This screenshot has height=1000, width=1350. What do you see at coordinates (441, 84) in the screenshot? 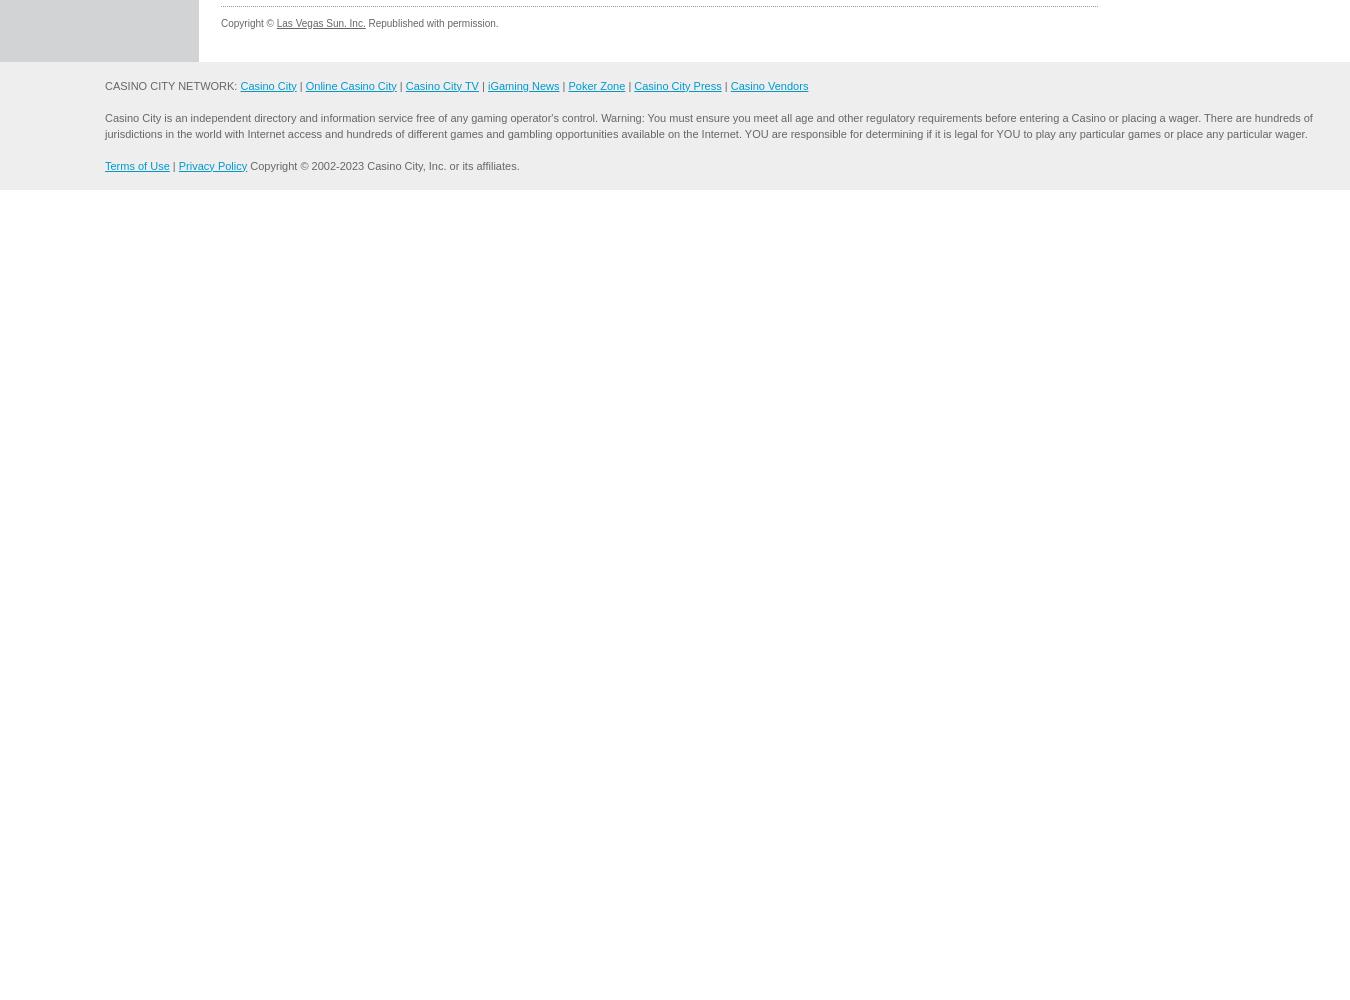
I see `'Casino City TV'` at bounding box center [441, 84].